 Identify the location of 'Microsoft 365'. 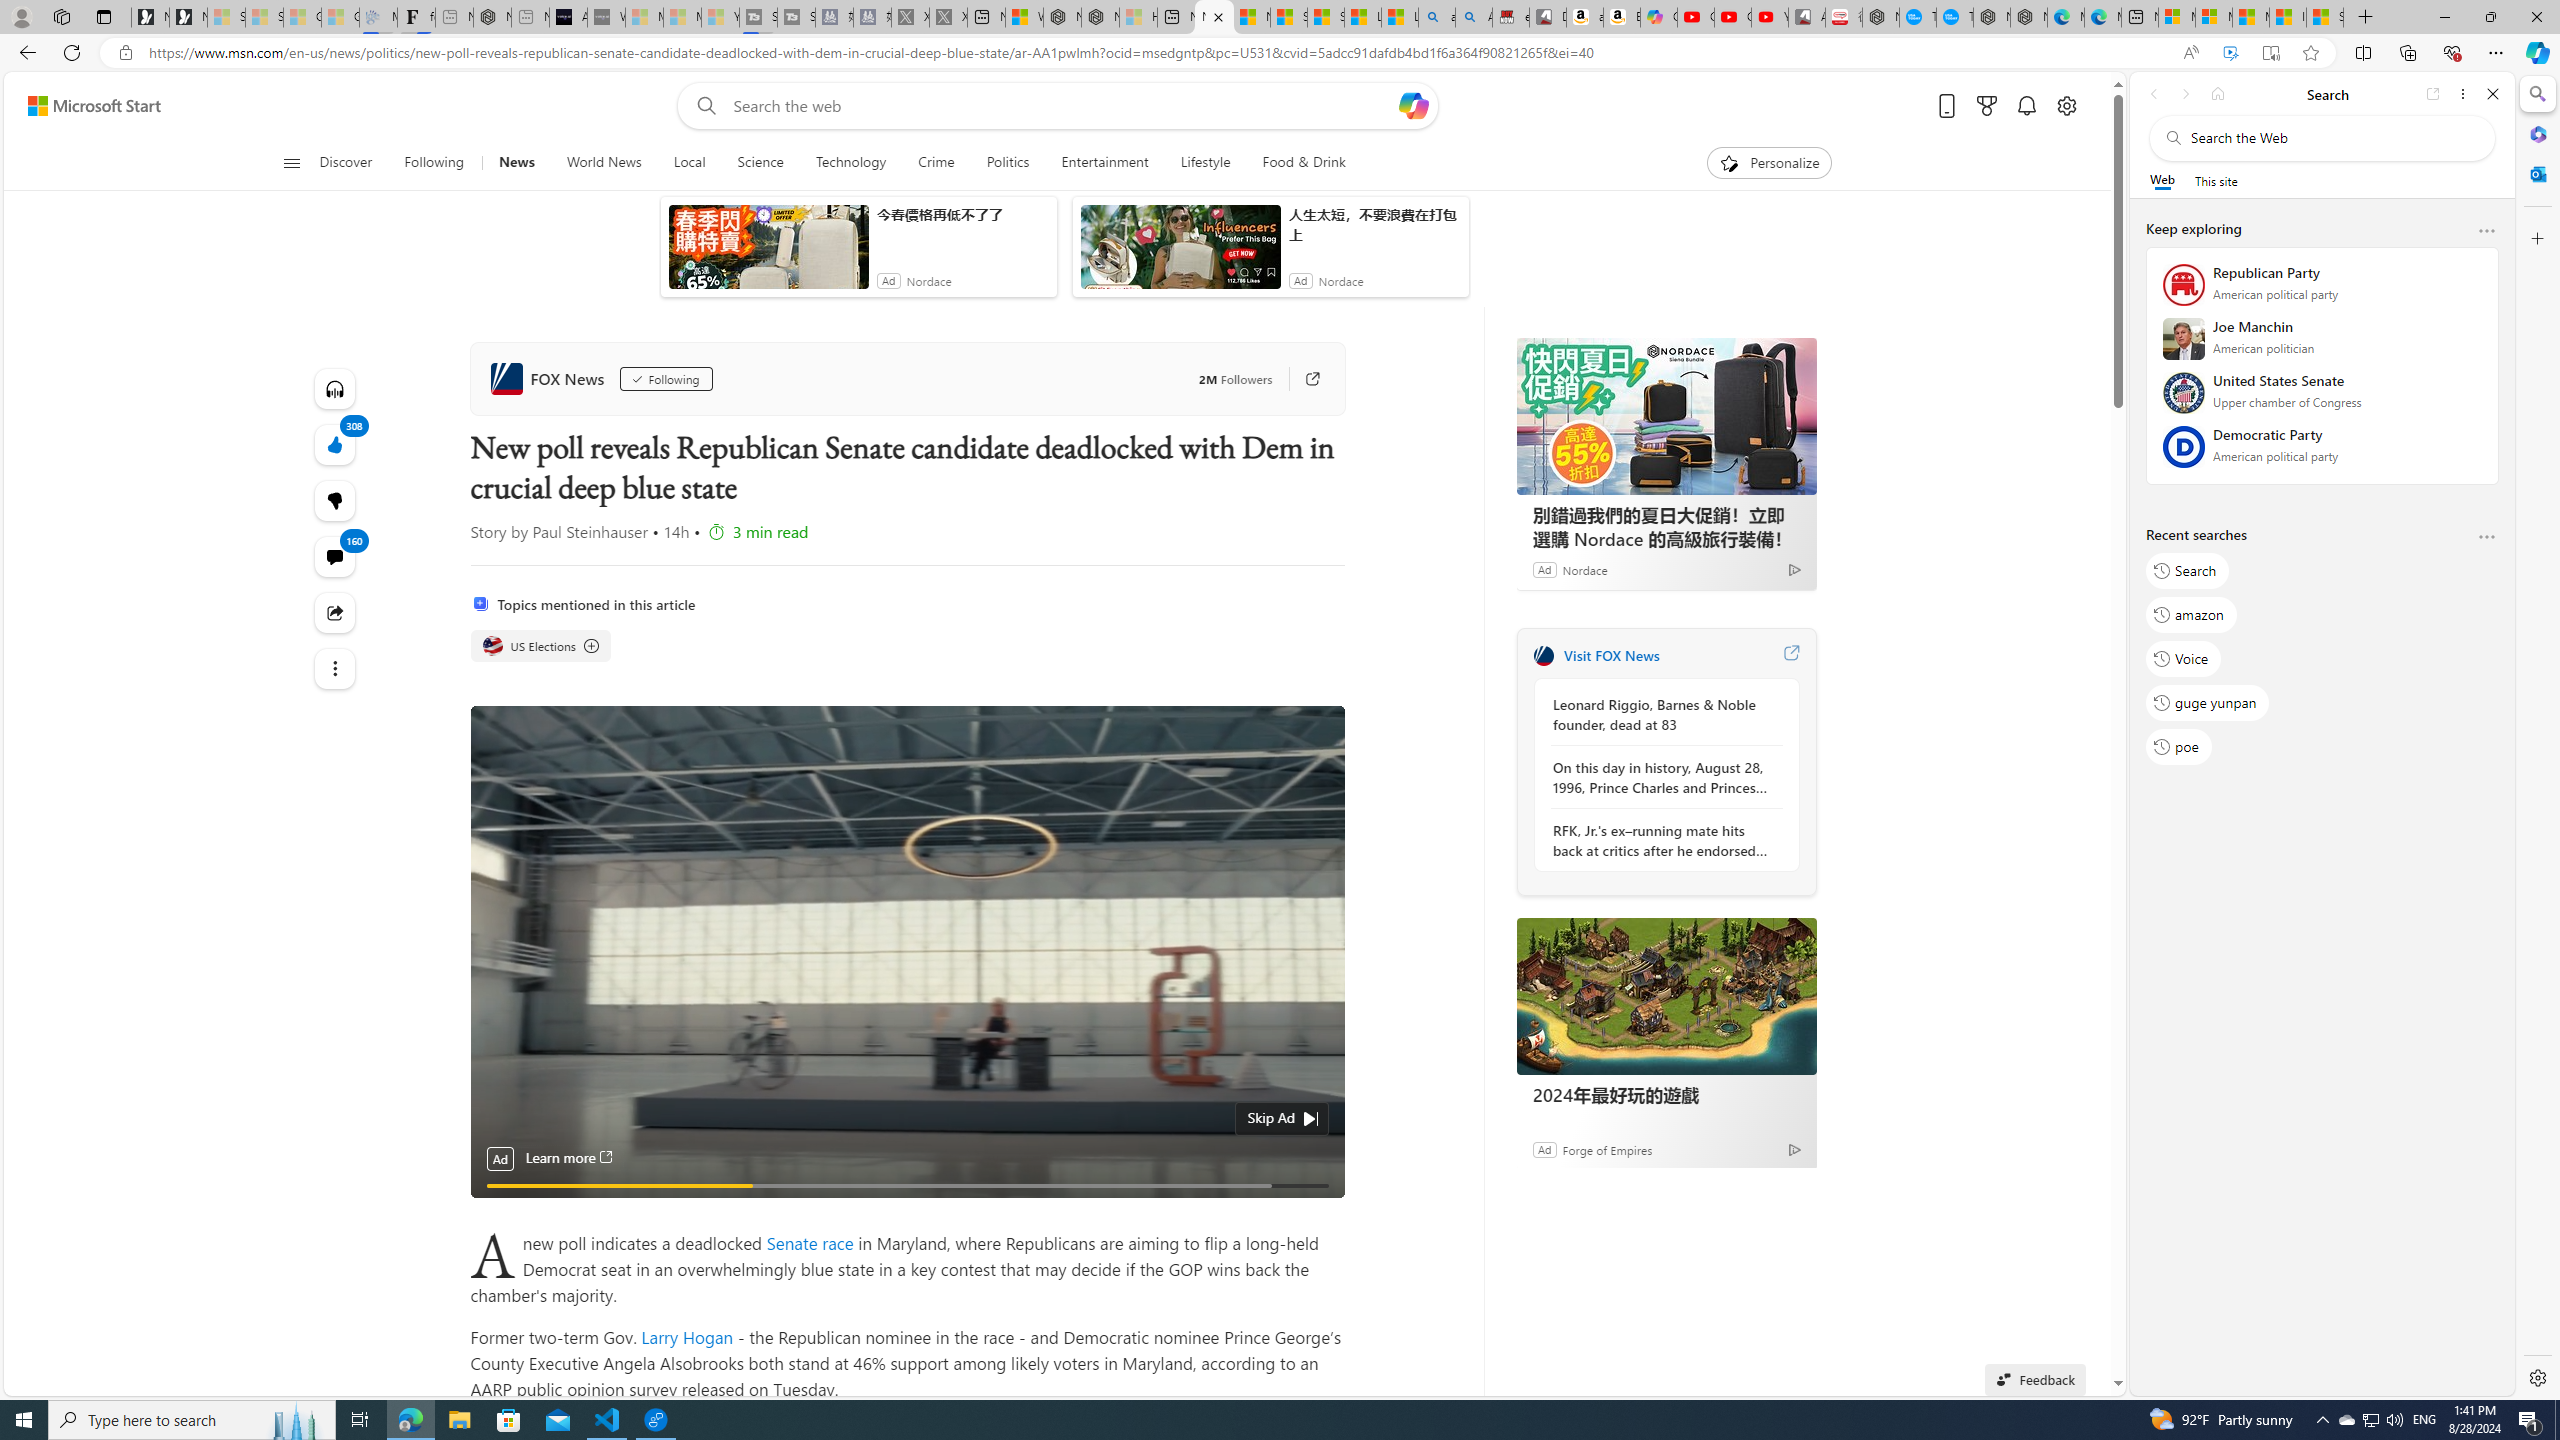
(2535, 134).